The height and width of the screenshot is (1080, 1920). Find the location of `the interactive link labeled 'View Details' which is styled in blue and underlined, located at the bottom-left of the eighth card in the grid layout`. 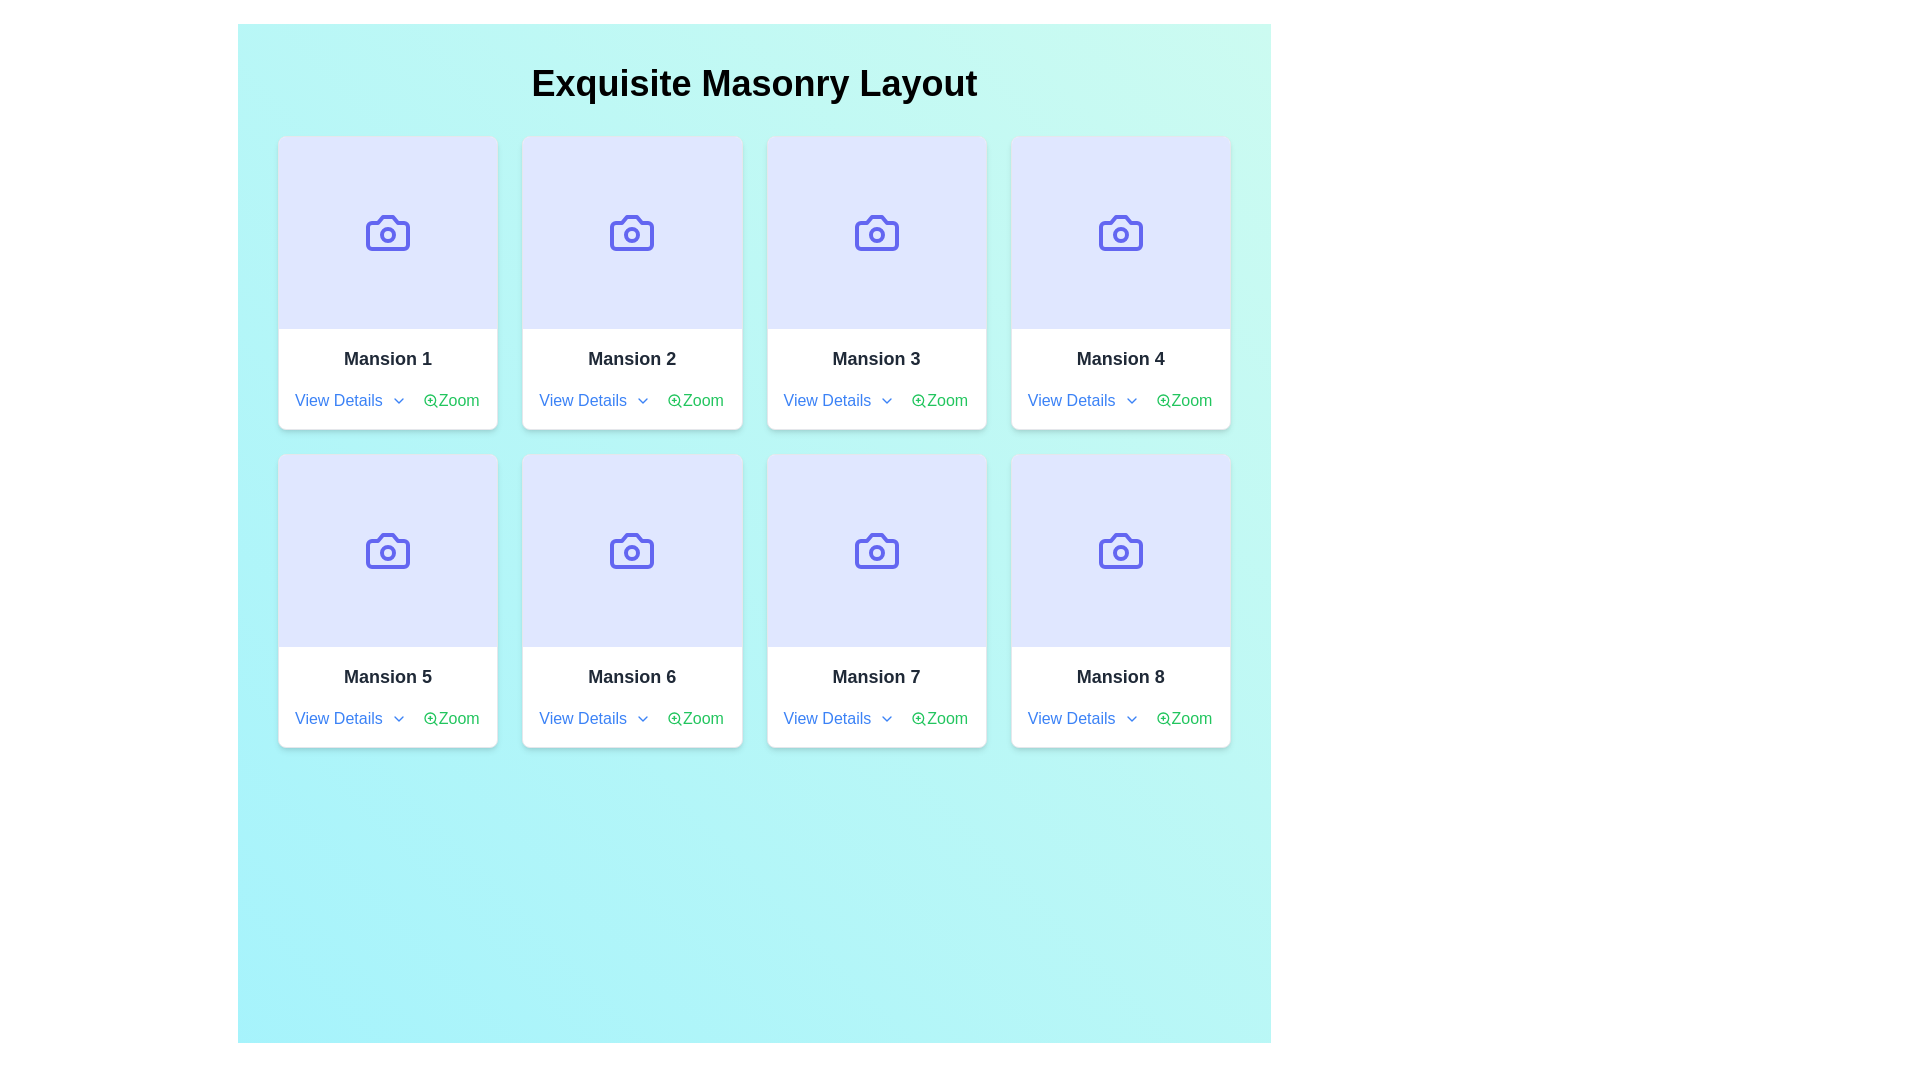

the interactive link labeled 'View Details' which is styled in blue and underlined, located at the bottom-left of the eighth card in the grid layout is located at coordinates (1082, 717).